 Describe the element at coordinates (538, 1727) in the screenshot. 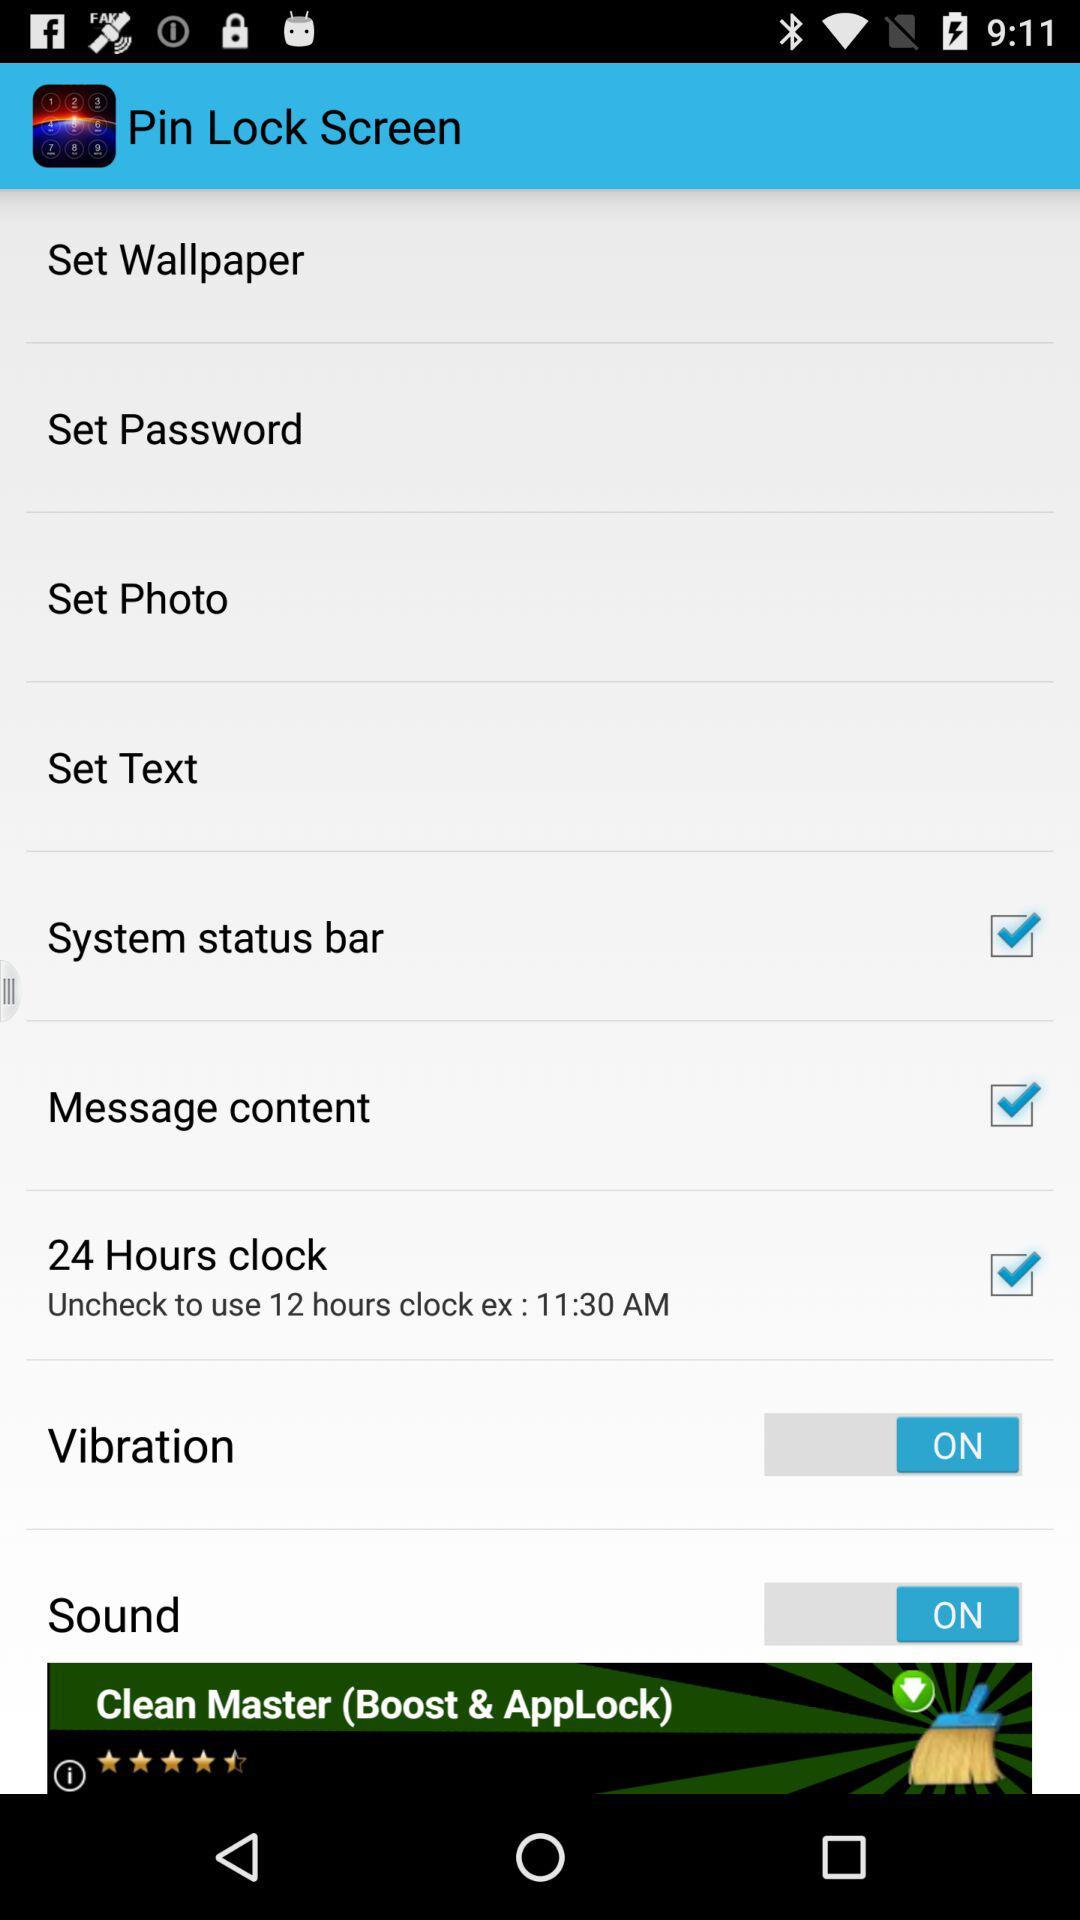

I see `install app` at that location.